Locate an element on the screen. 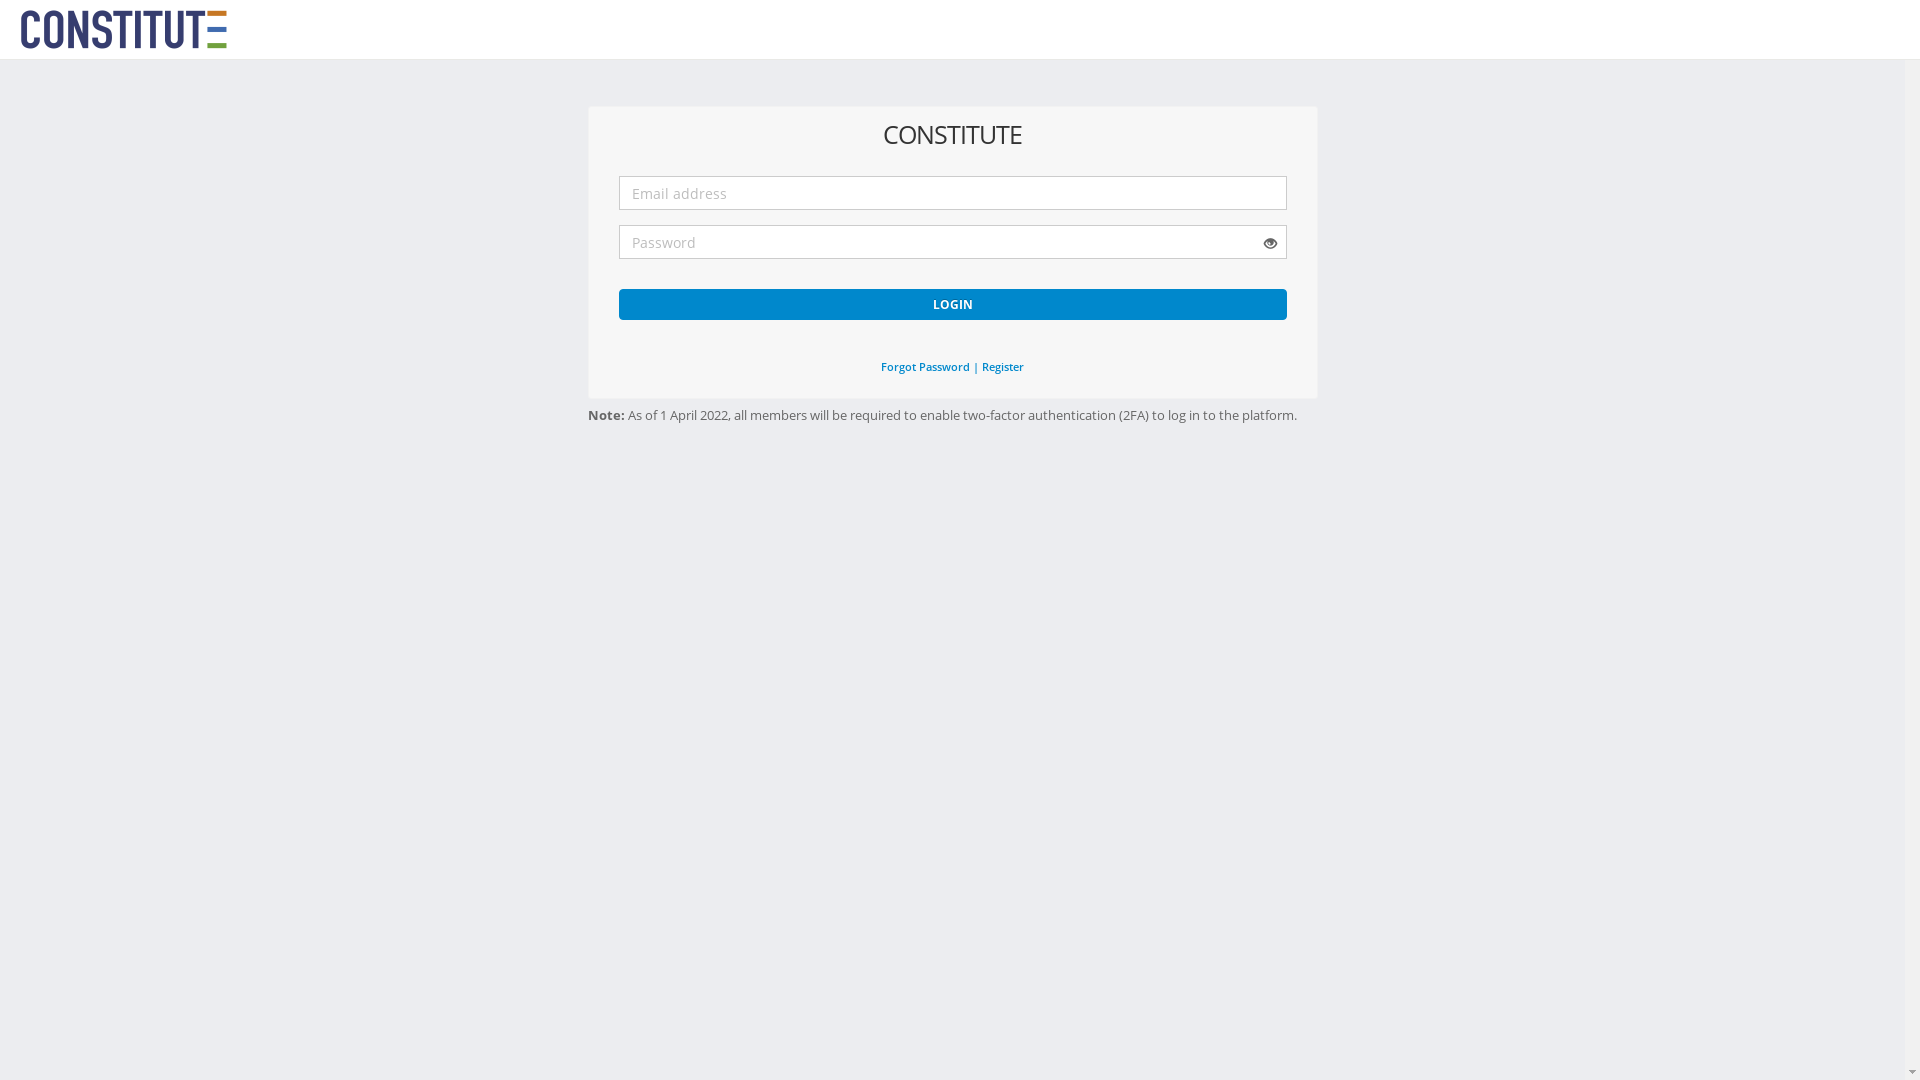 The image size is (1920, 1080). 'Login' is located at coordinates (950, 304).